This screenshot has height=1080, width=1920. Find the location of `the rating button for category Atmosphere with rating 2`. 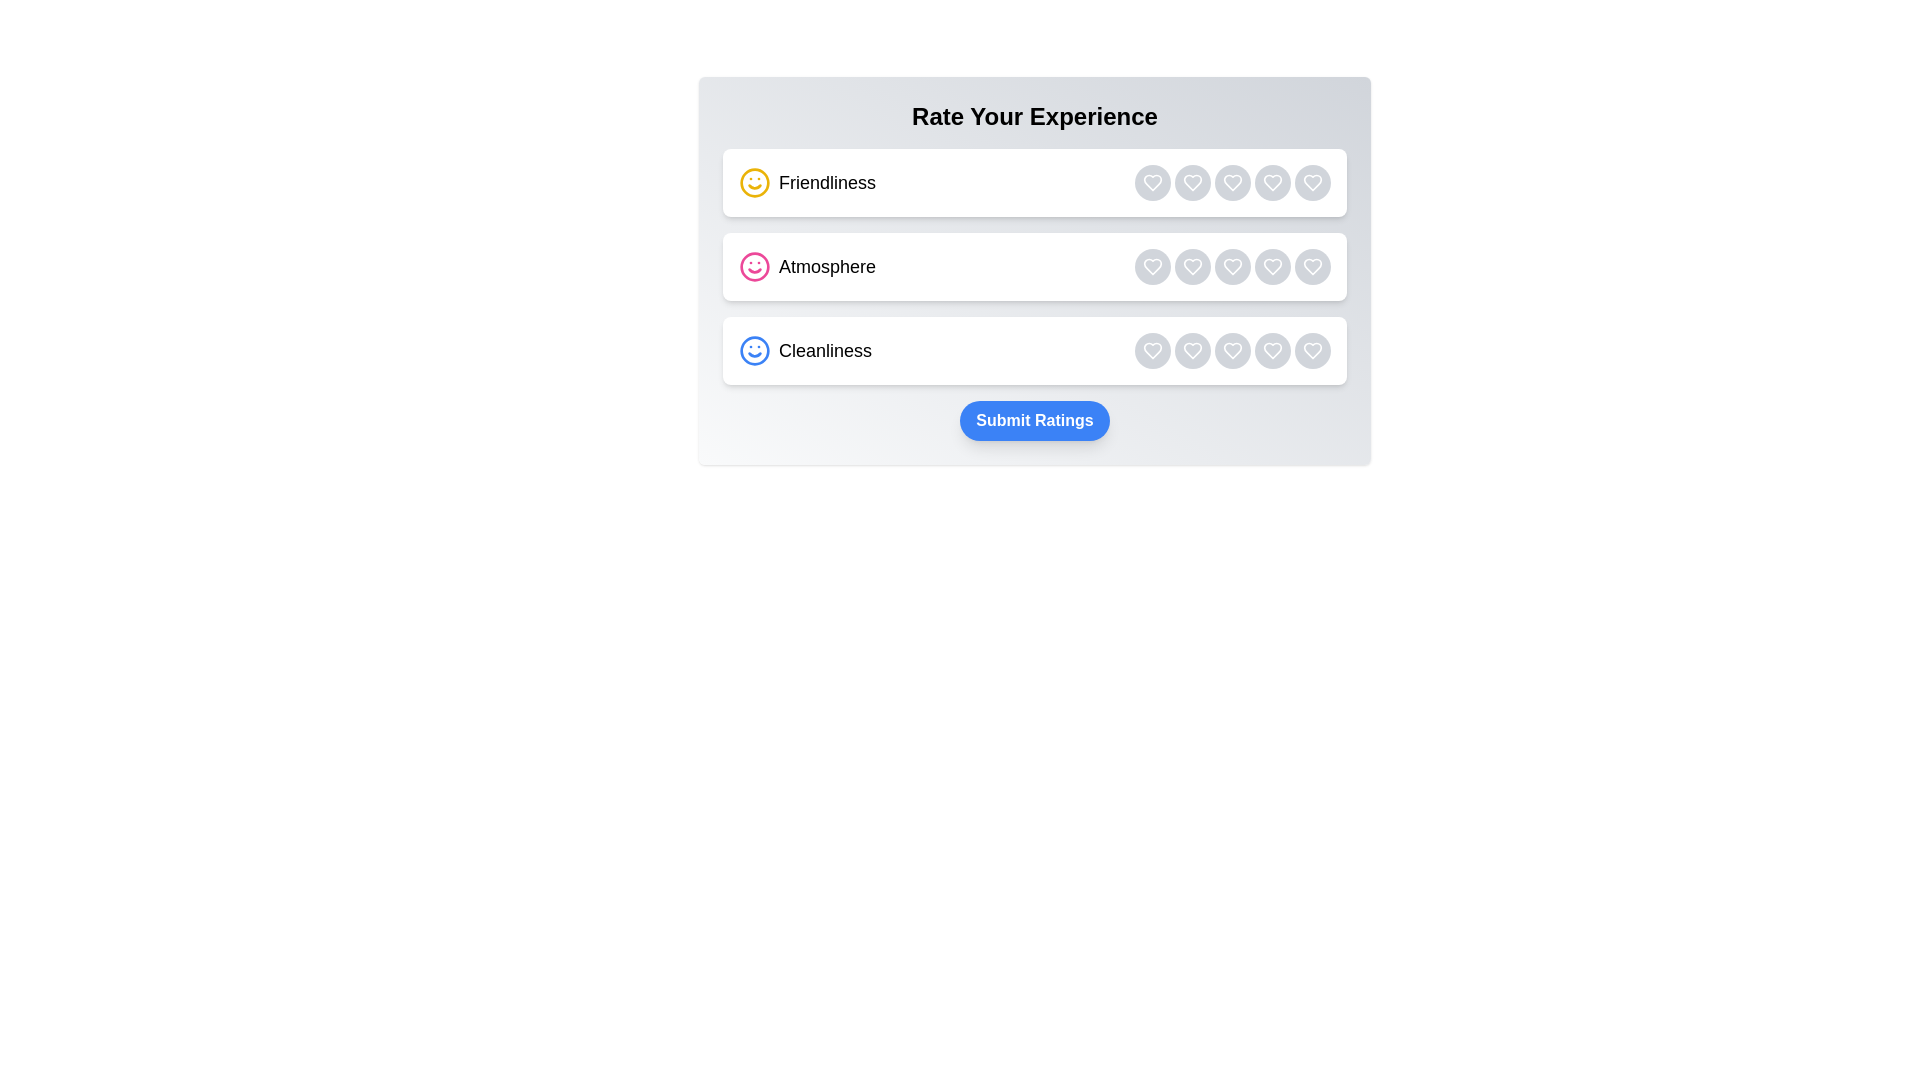

the rating button for category Atmosphere with rating 2 is located at coordinates (1193, 265).